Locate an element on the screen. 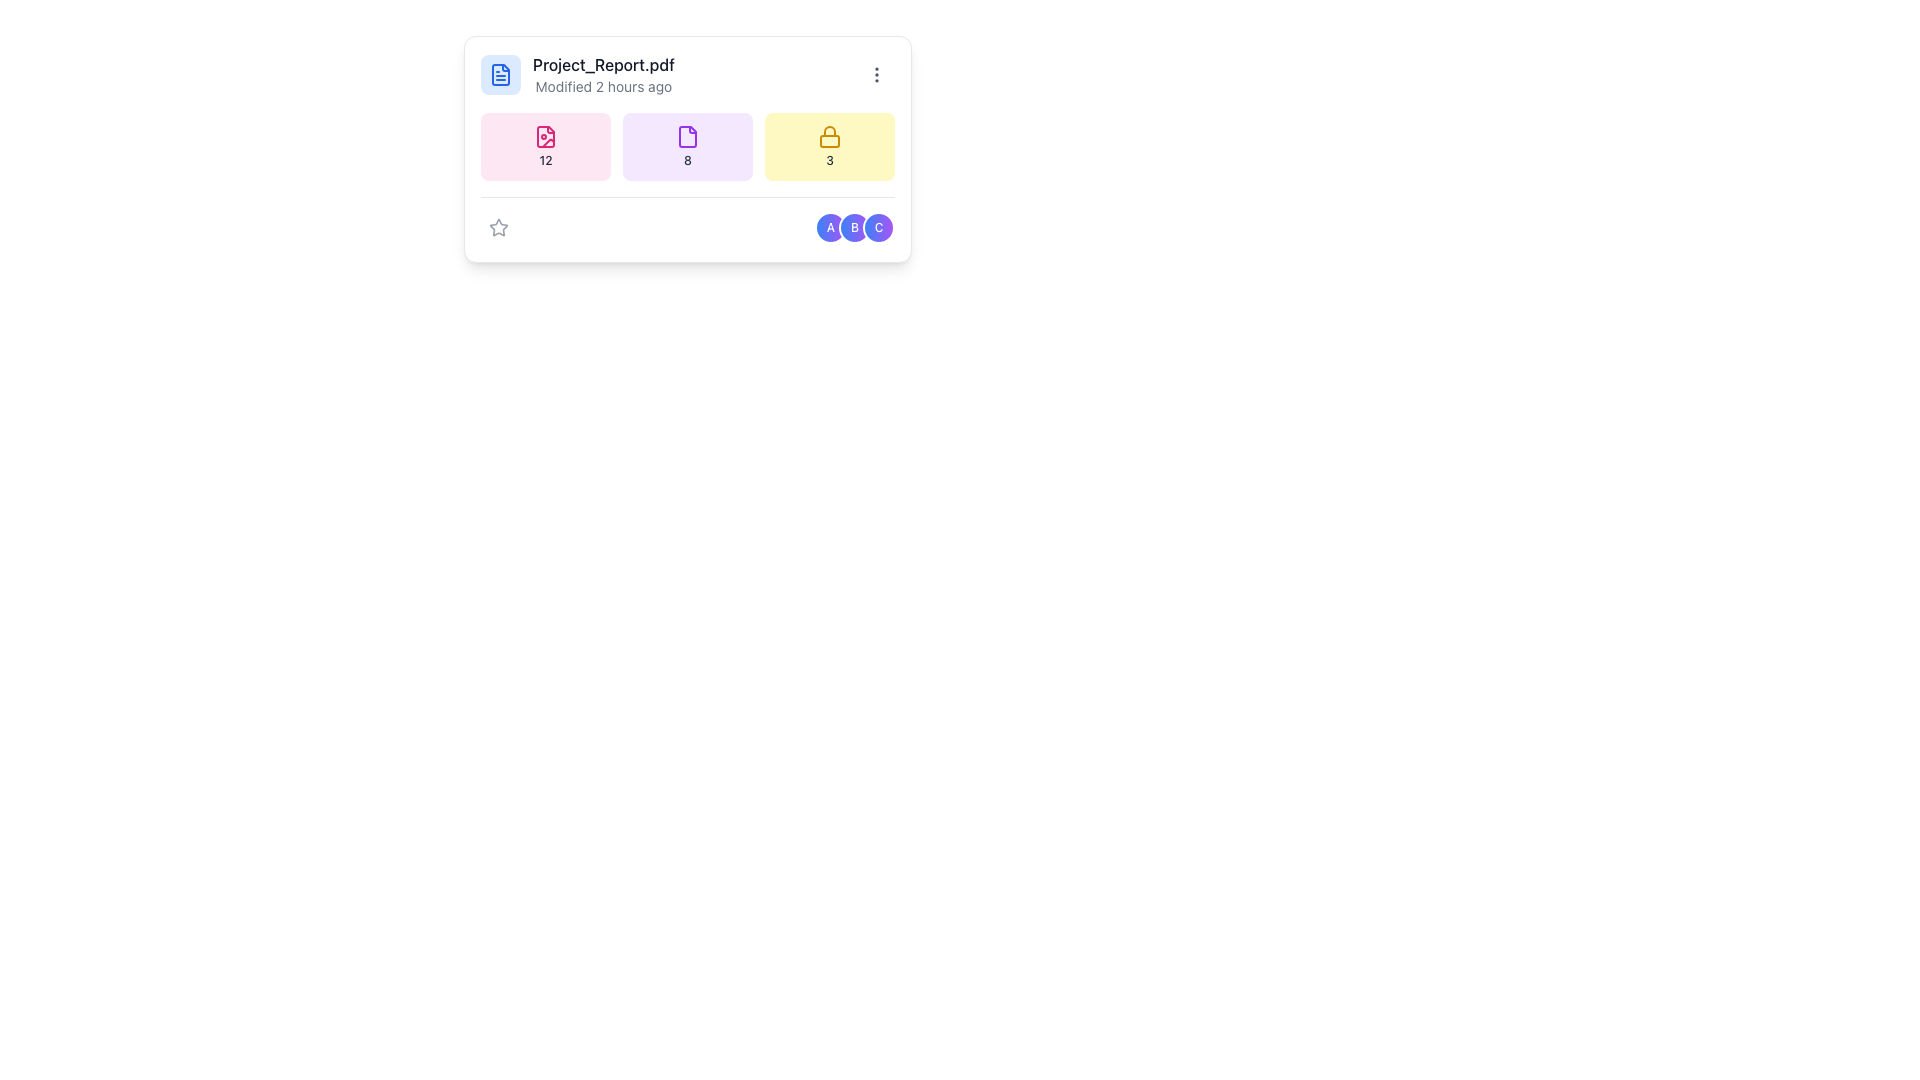 The image size is (1920, 1080). the file icon representing 'Project_Report.pdf' located at the top-left corner of the card is located at coordinates (500, 73).